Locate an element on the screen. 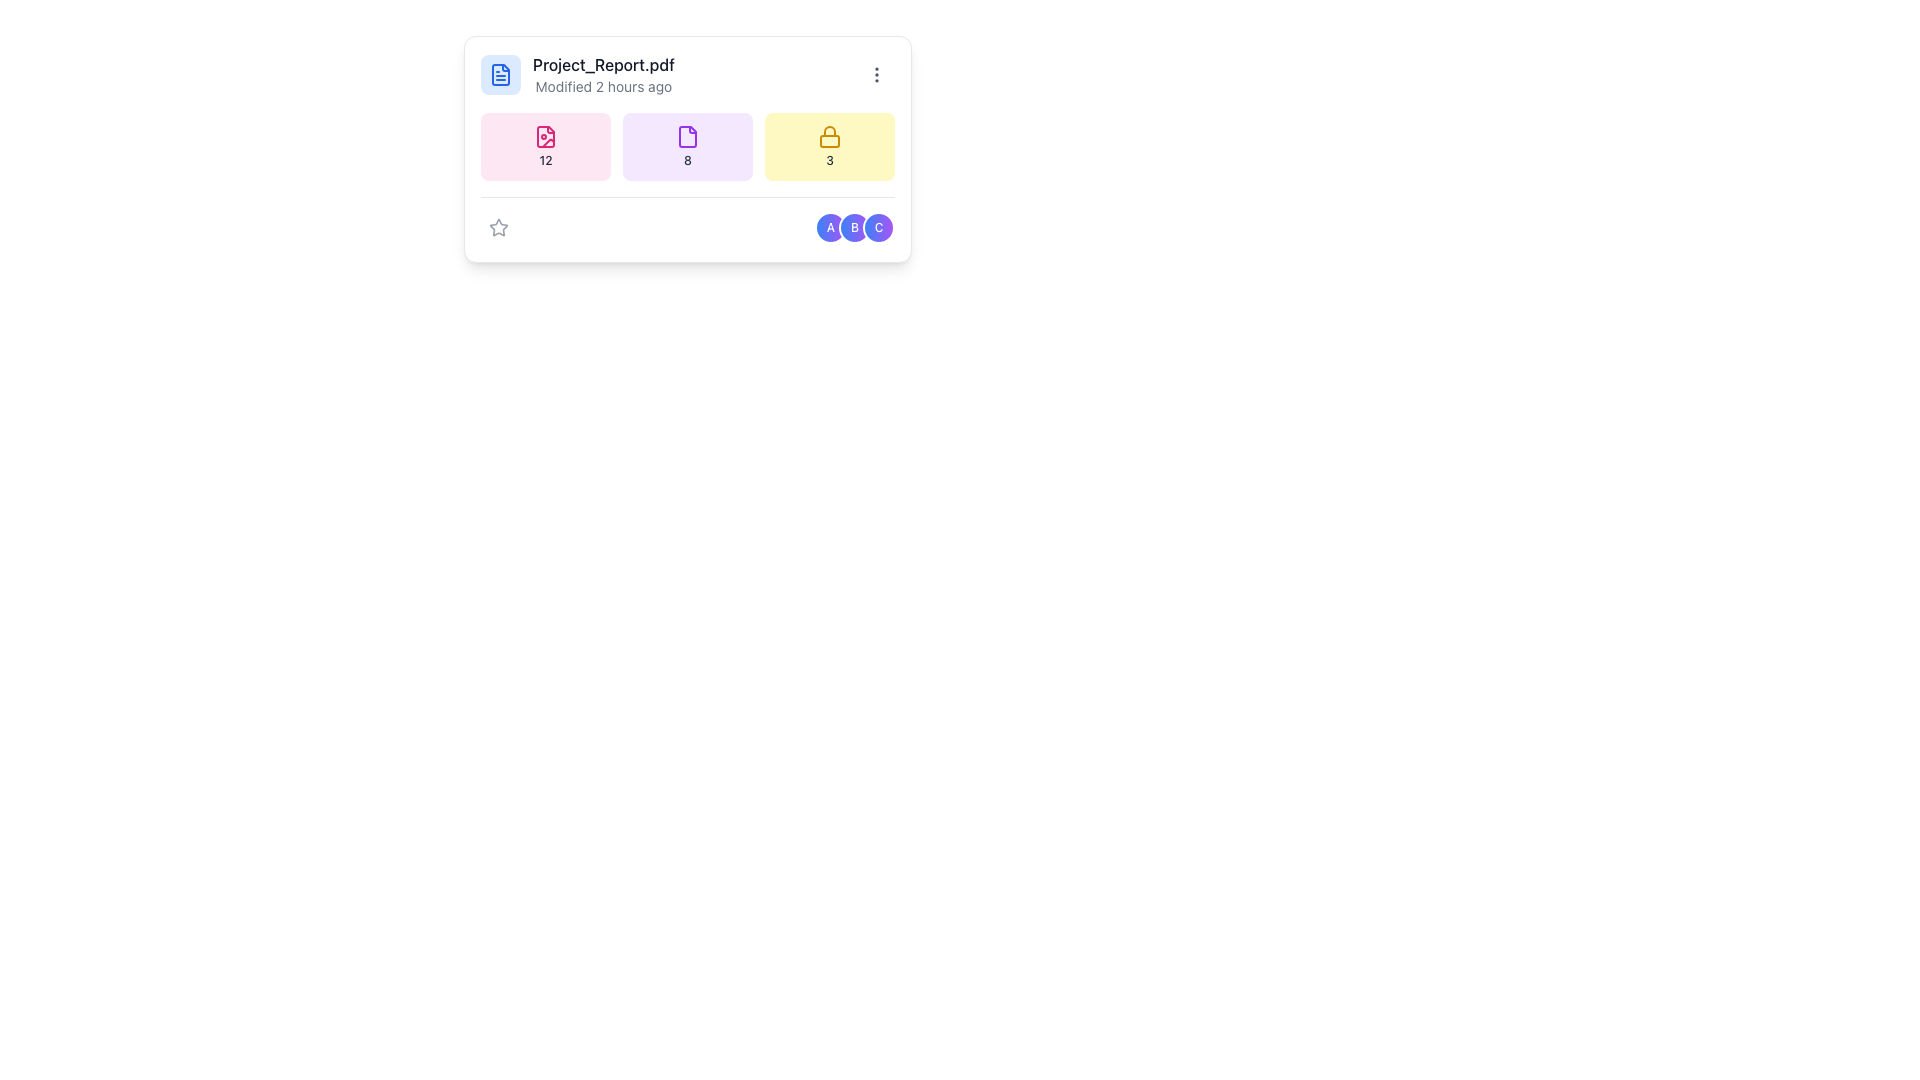 The image size is (1920, 1080). the file icon representing 'Project_Report.pdf' located at the top-left corner of the card is located at coordinates (500, 73).